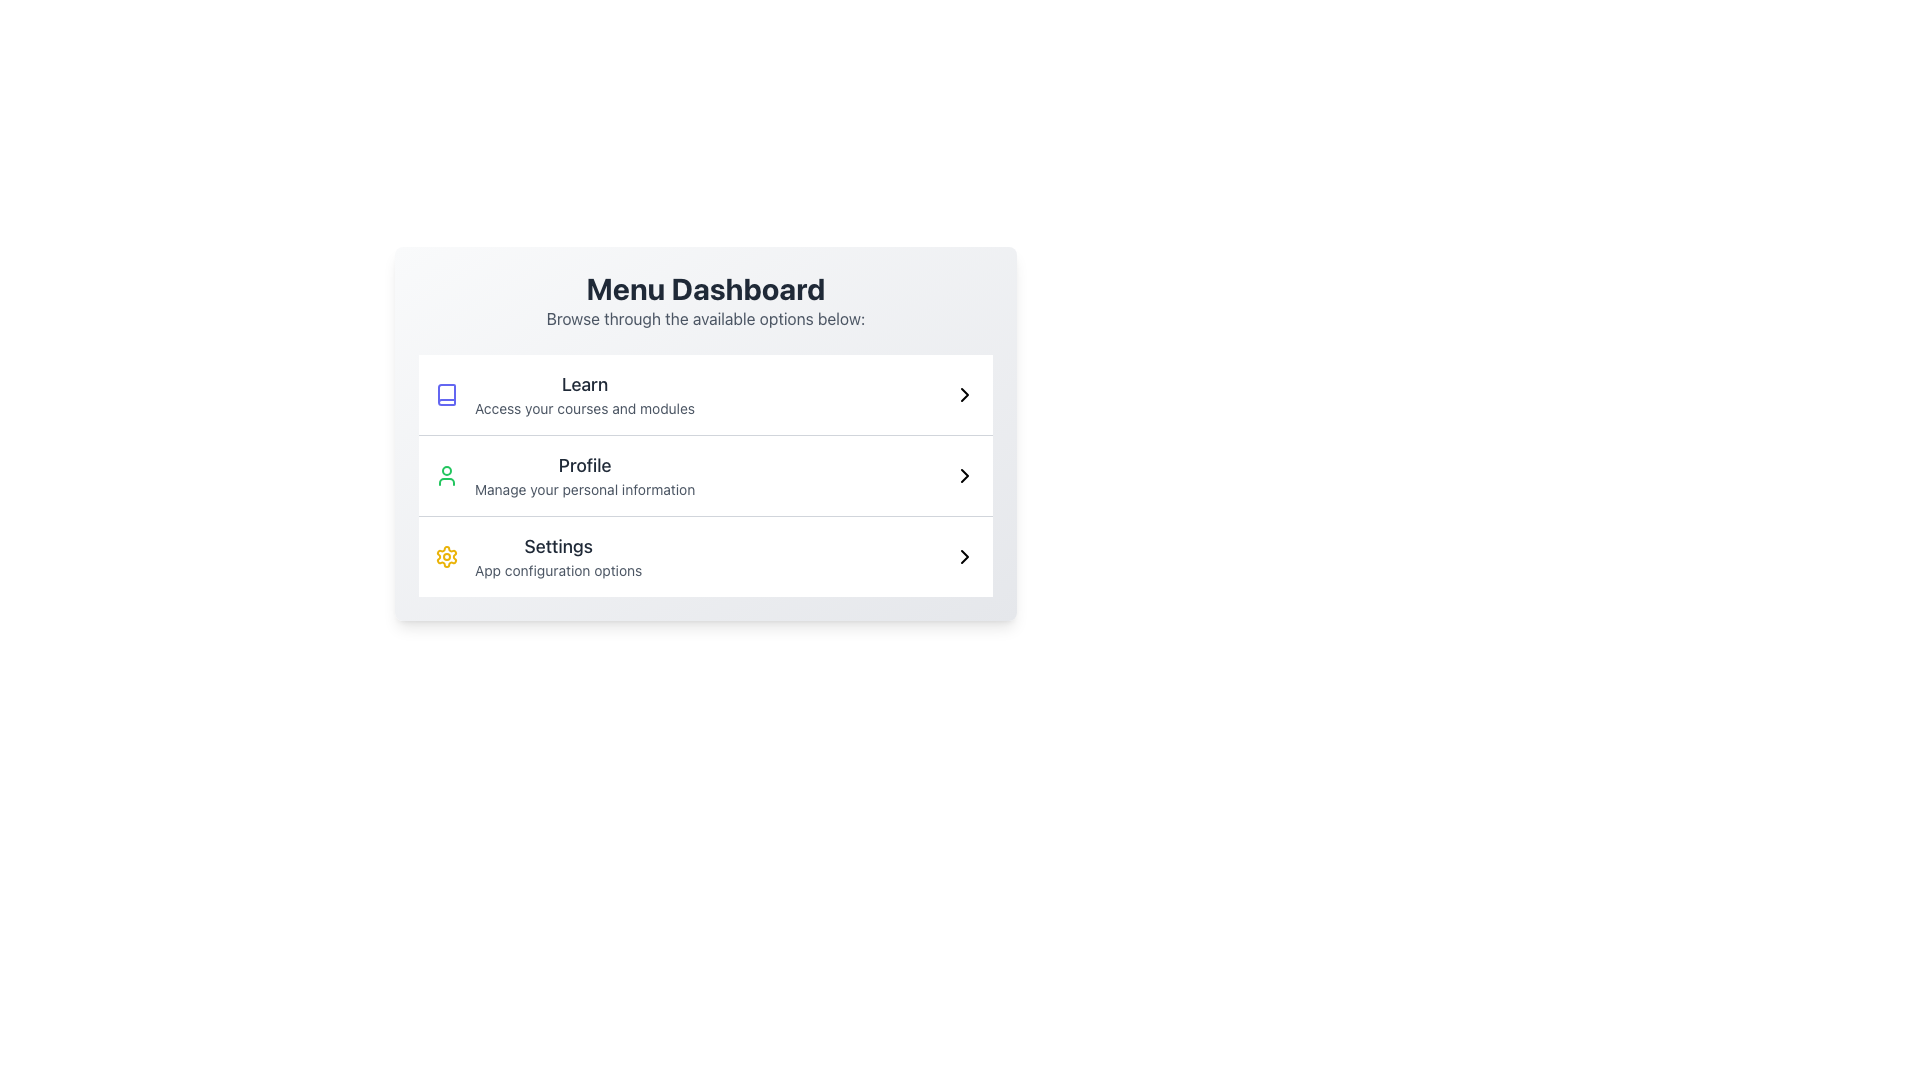 The image size is (1920, 1080). I want to click on the chevron icon next to the 'Profile' text, which indicates that the 'Profile' section can be accessed or expanded, so click(964, 475).